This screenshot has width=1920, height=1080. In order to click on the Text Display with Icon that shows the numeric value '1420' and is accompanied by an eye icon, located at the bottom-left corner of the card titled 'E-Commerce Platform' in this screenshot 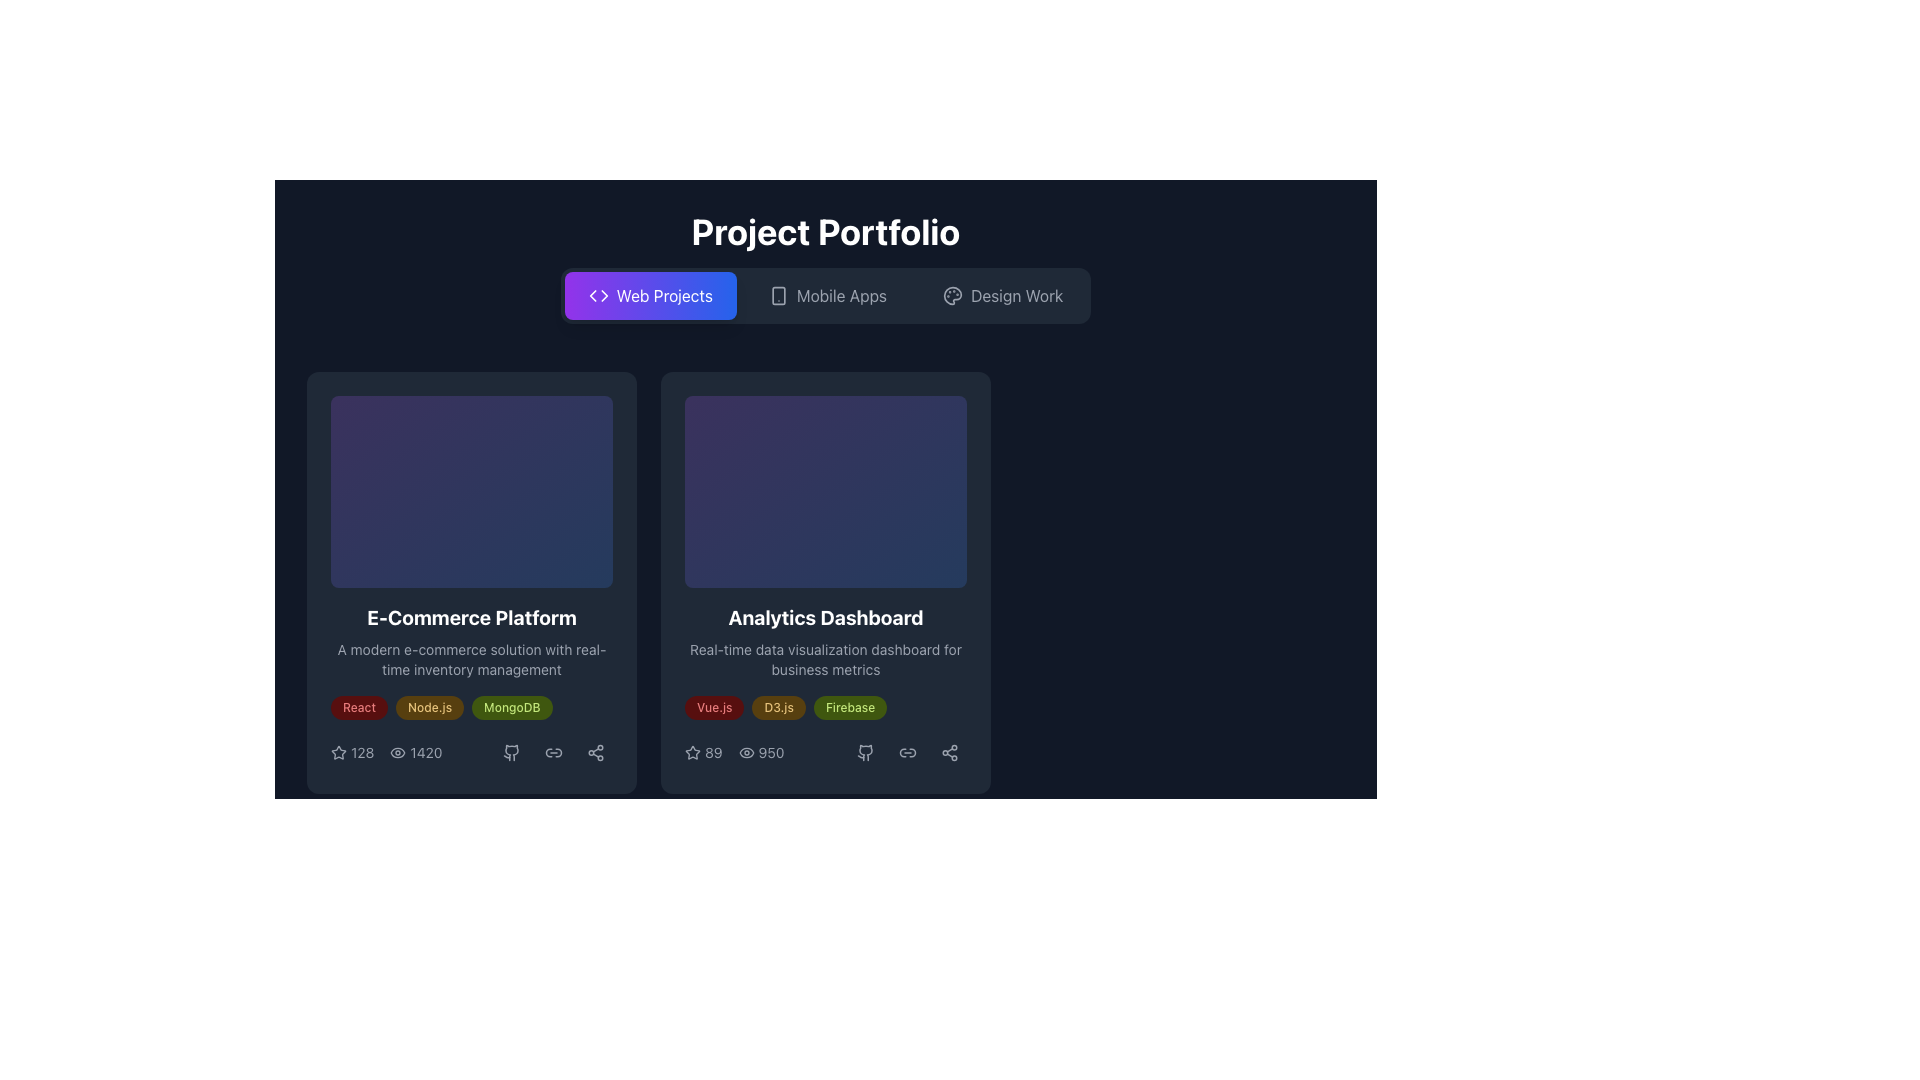, I will do `click(415, 752)`.